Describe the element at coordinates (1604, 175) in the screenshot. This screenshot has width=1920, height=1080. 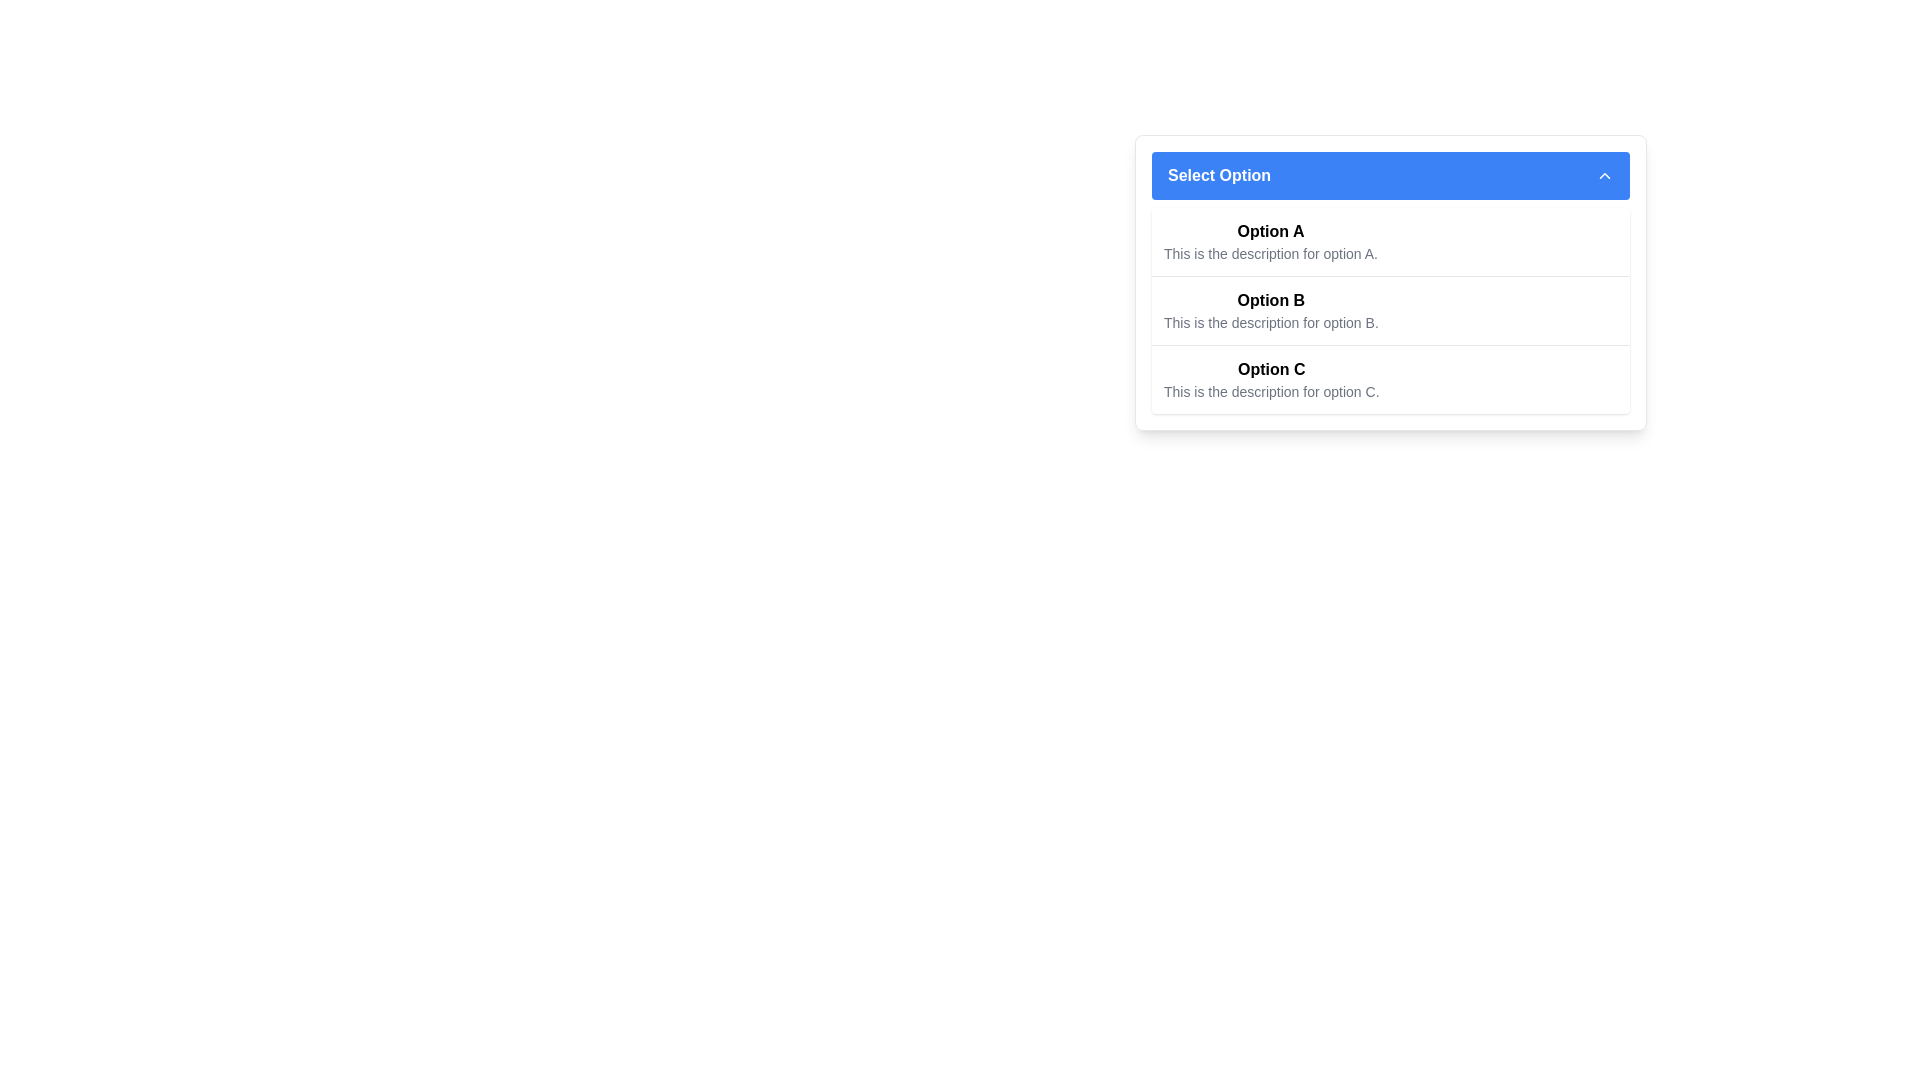
I see `the upward-pointing chevron icon located in the top-right corner of the 'Select Option' dropdown header` at that location.